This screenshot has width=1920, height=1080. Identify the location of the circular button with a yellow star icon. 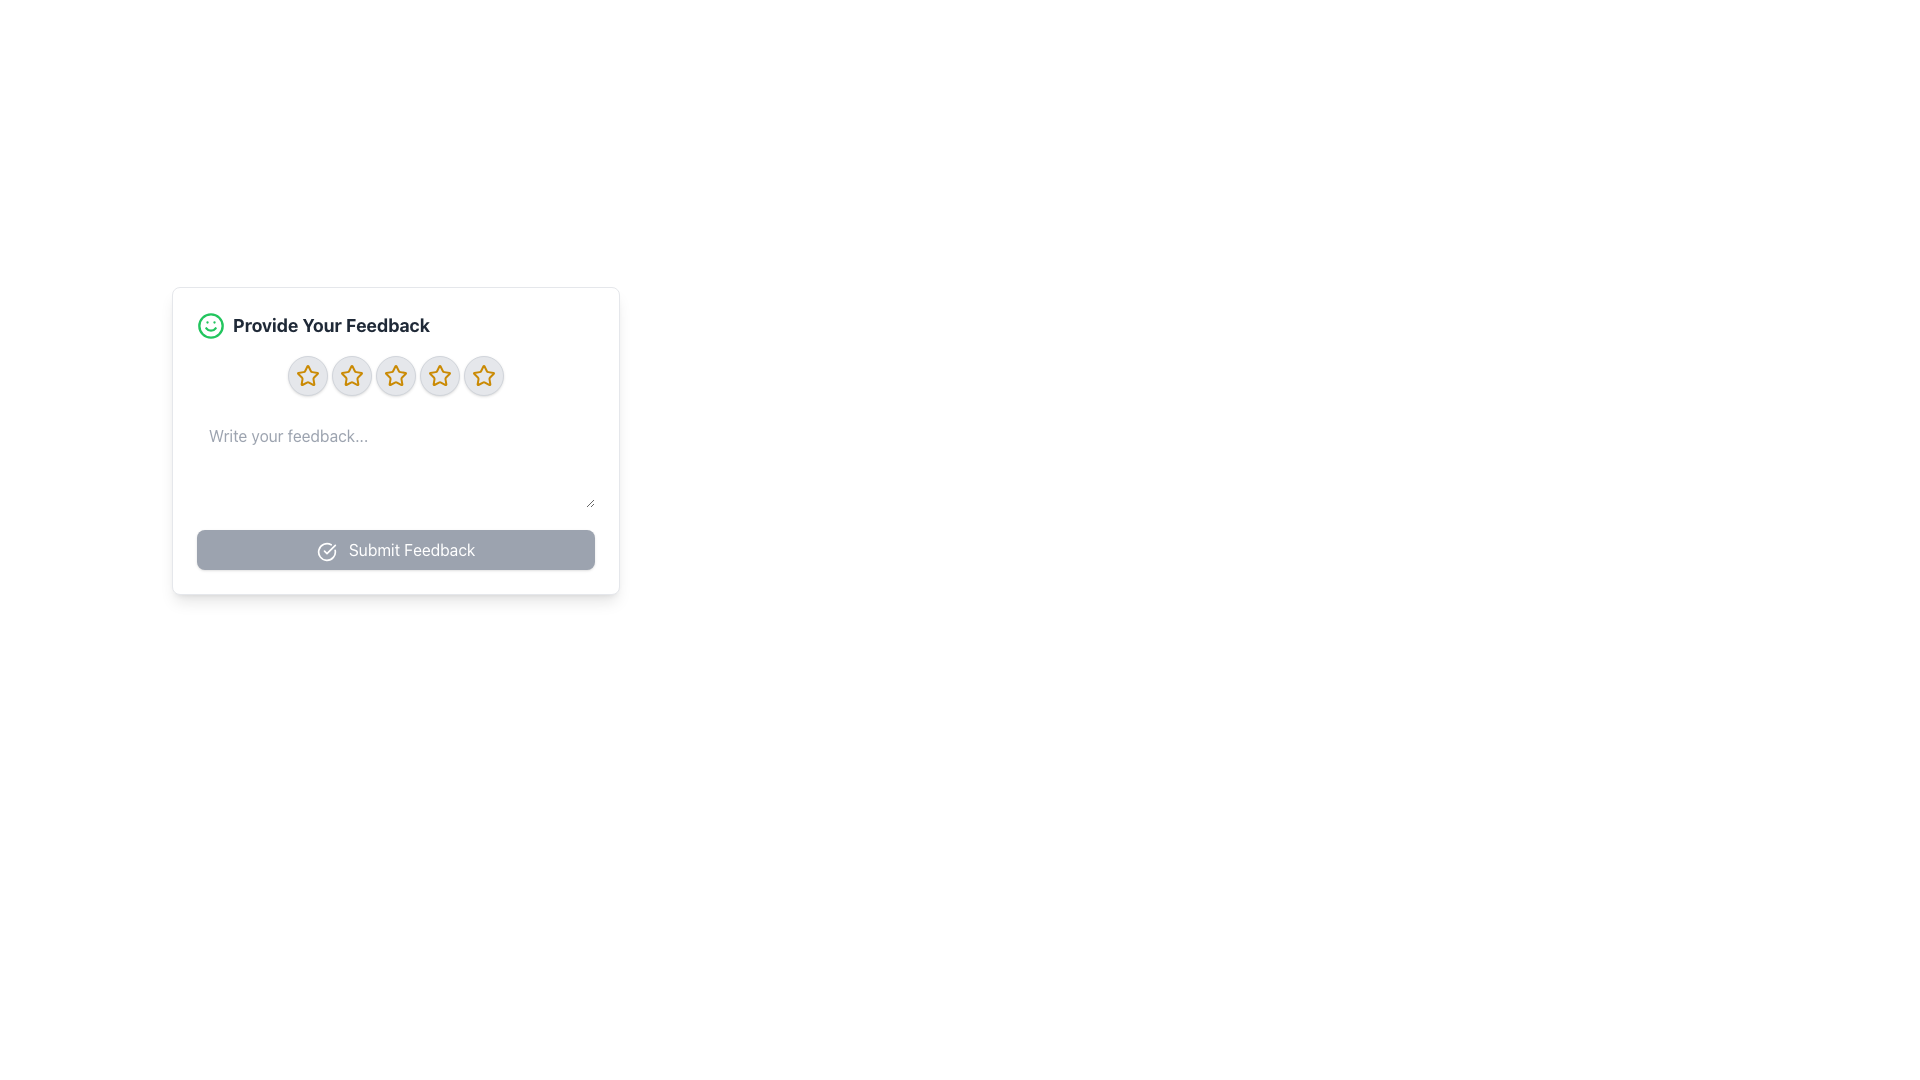
(439, 375).